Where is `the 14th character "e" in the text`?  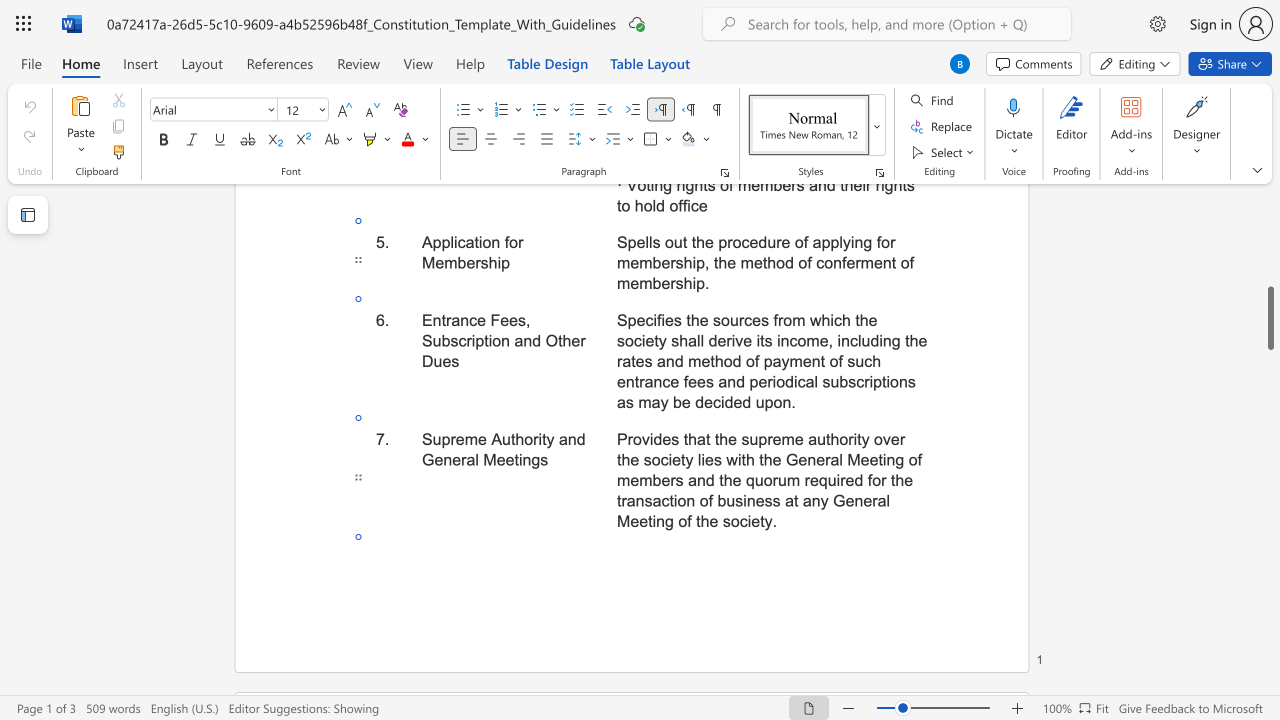
the 14th character "e" in the text is located at coordinates (633, 480).